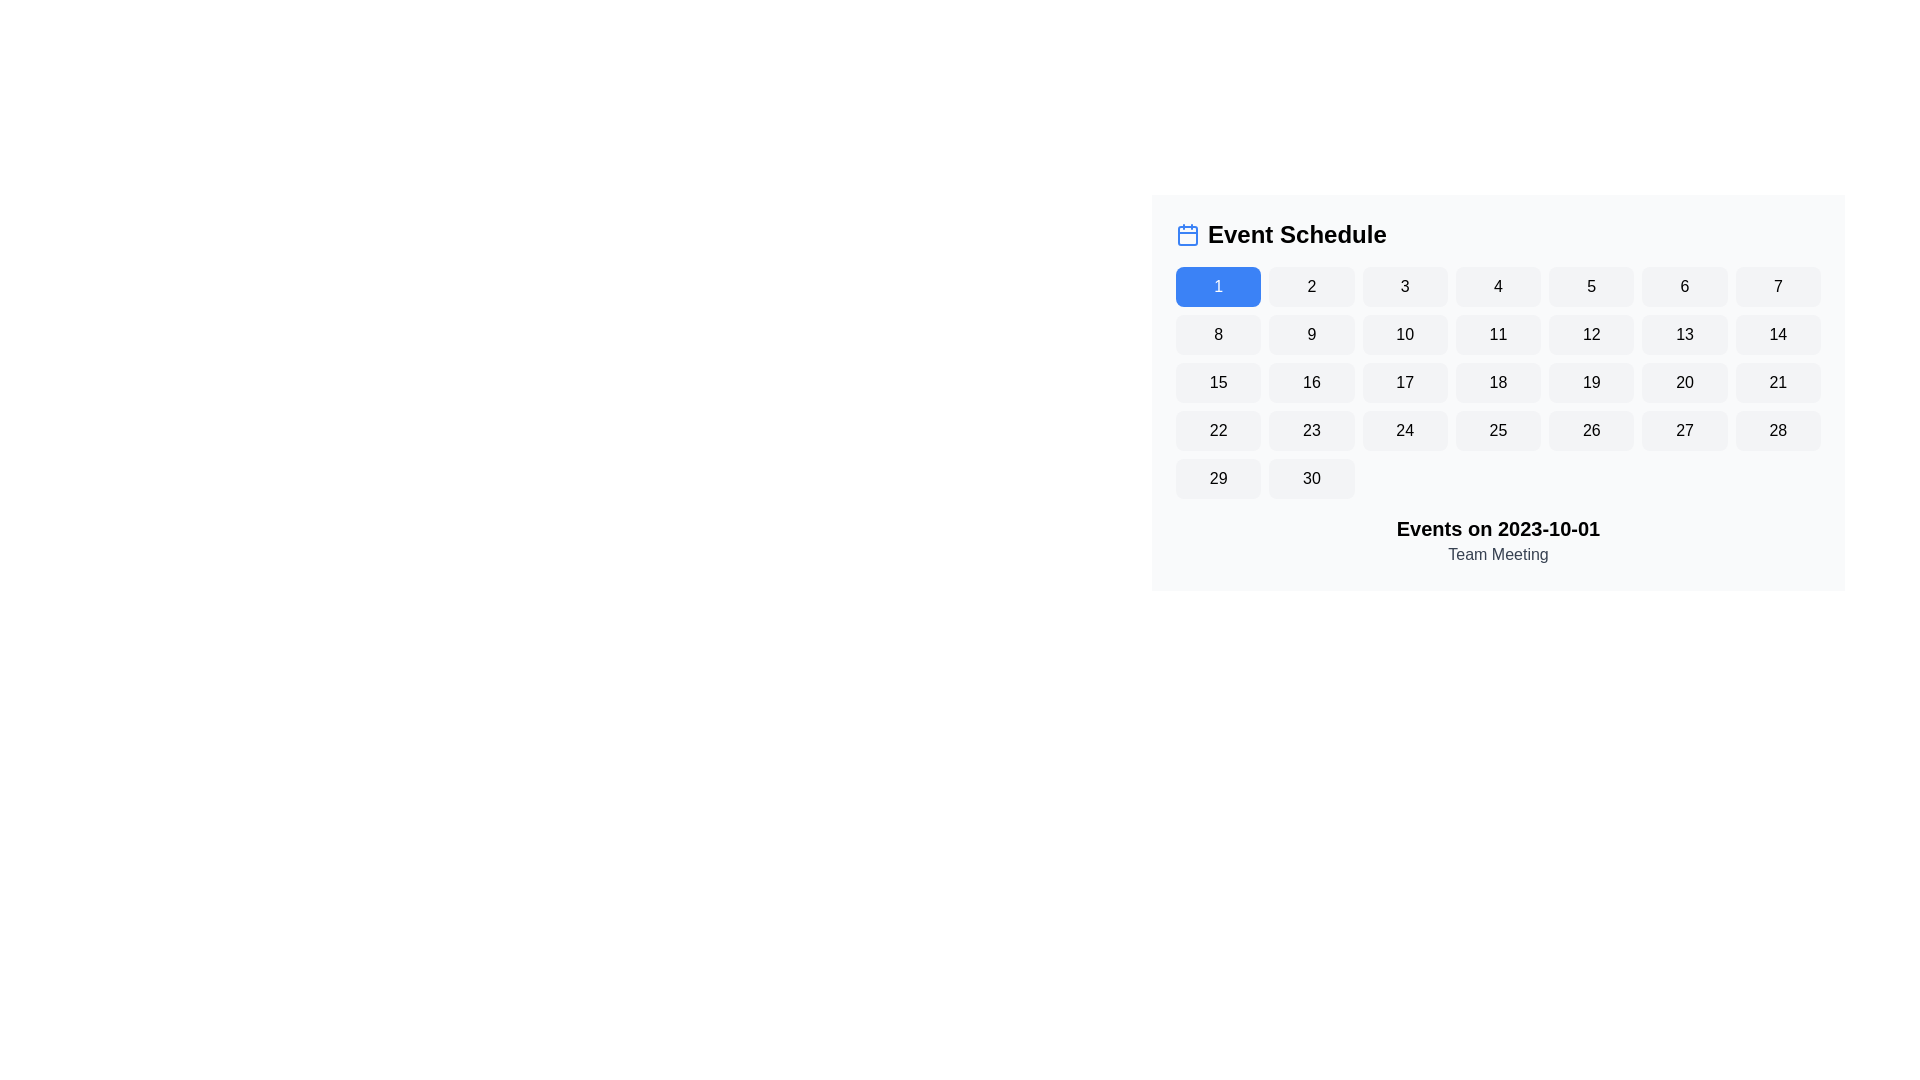 This screenshot has width=1920, height=1080. I want to click on the interactive date button representing the date '30', so click(1311, 478).